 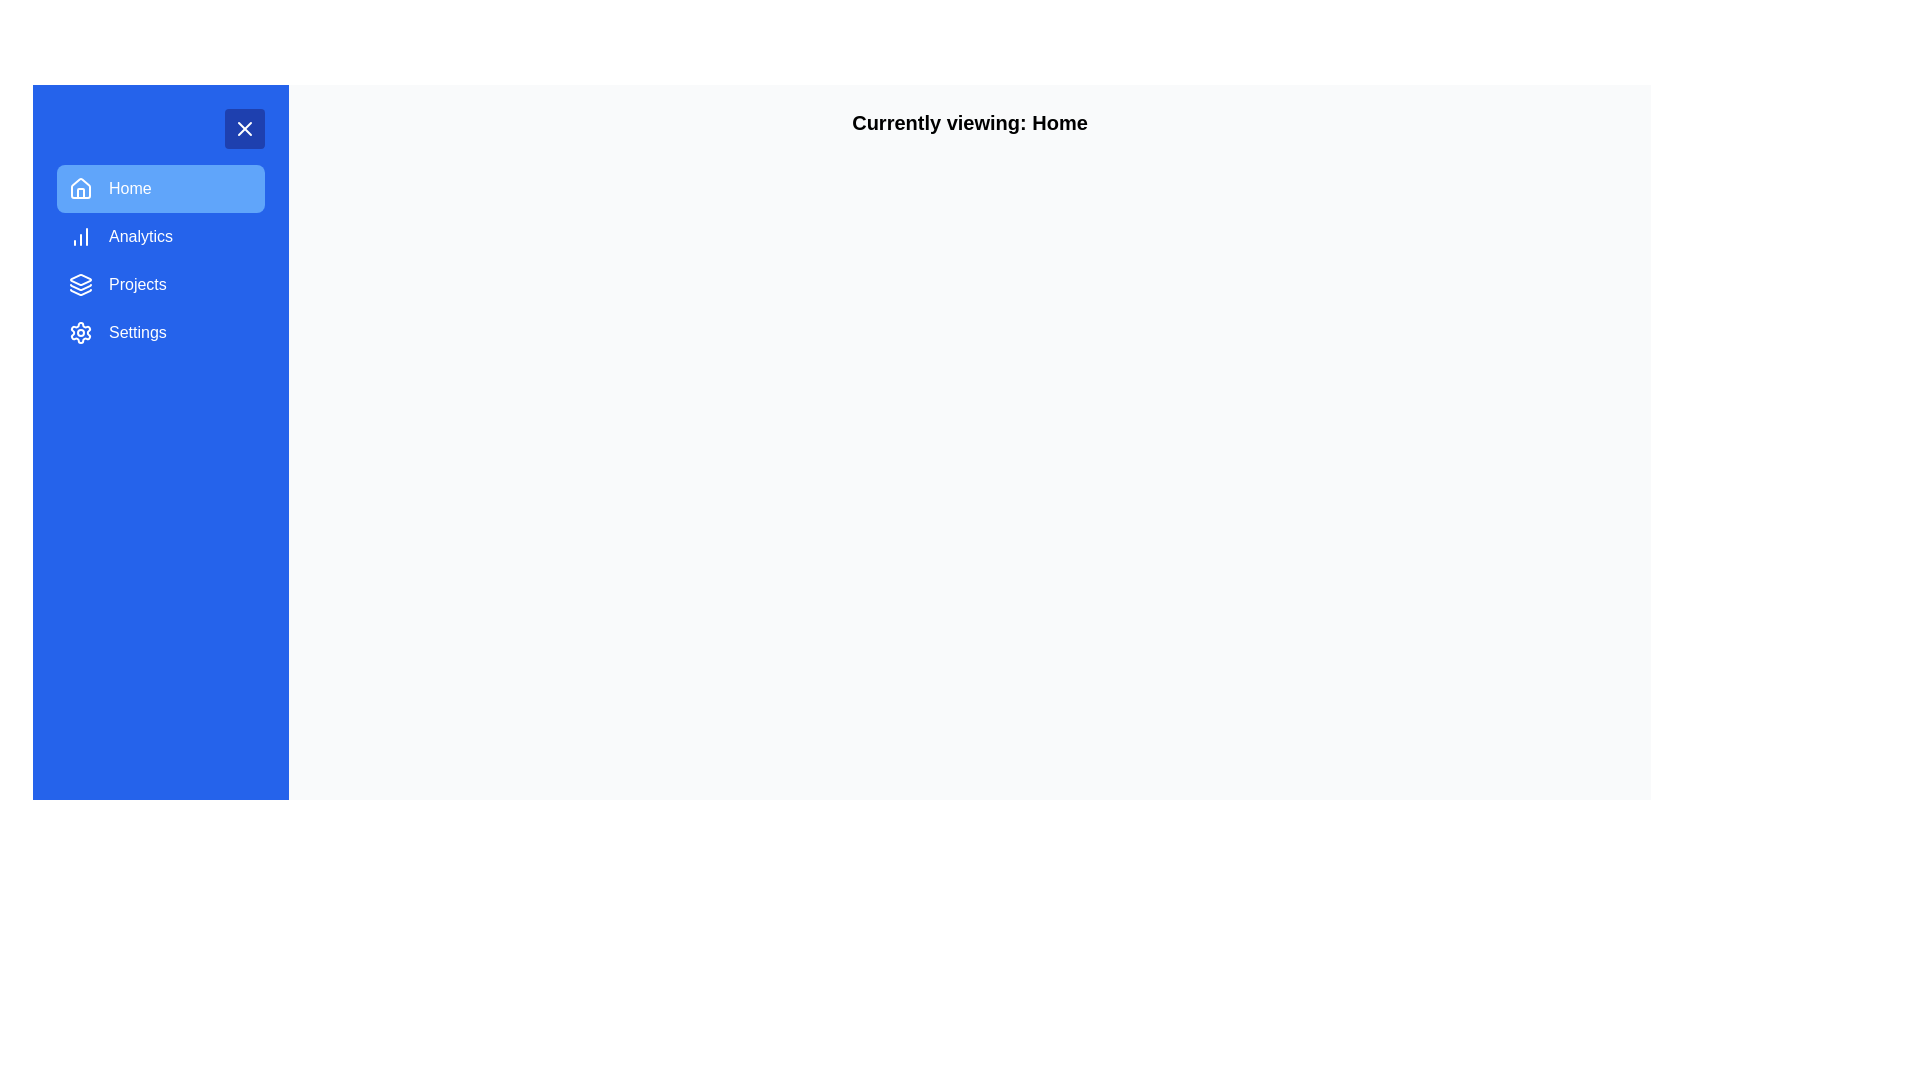 What do you see at coordinates (80, 280) in the screenshot?
I see `the 'Projects' icon in the application's navigation menu` at bounding box center [80, 280].